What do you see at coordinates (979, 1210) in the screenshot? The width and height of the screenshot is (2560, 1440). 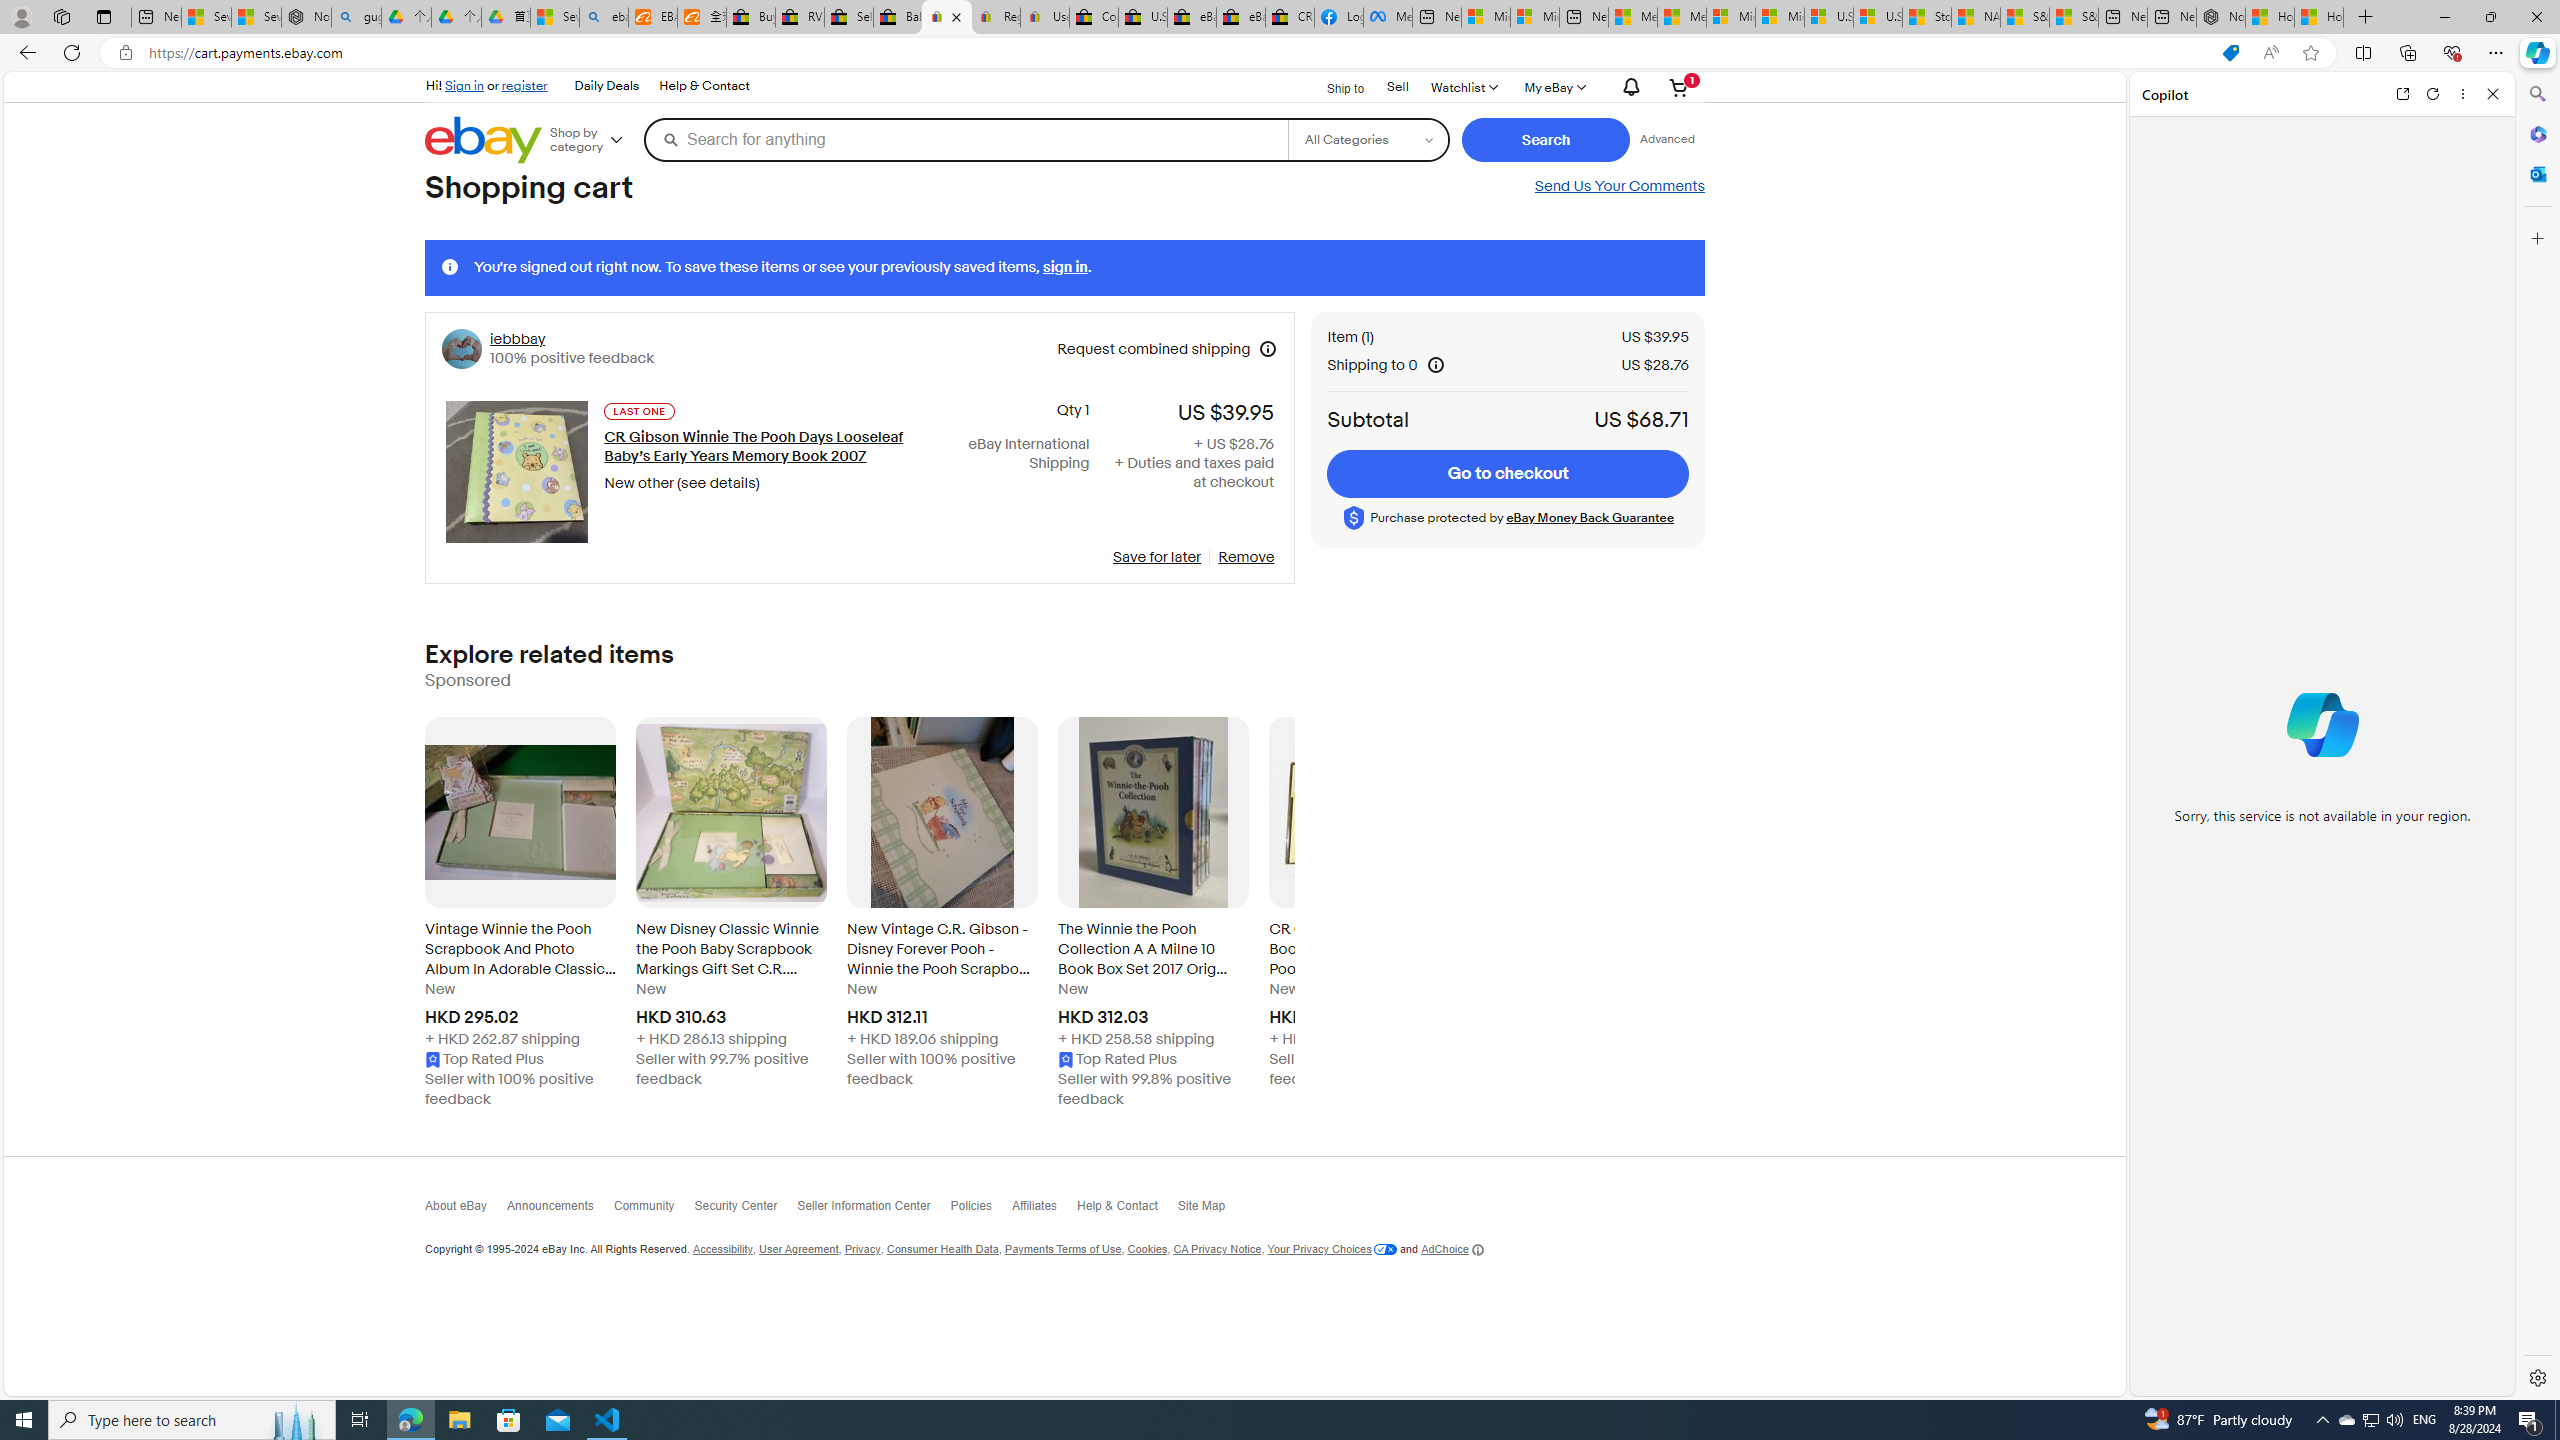 I see `'Policies'` at bounding box center [979, 1210].